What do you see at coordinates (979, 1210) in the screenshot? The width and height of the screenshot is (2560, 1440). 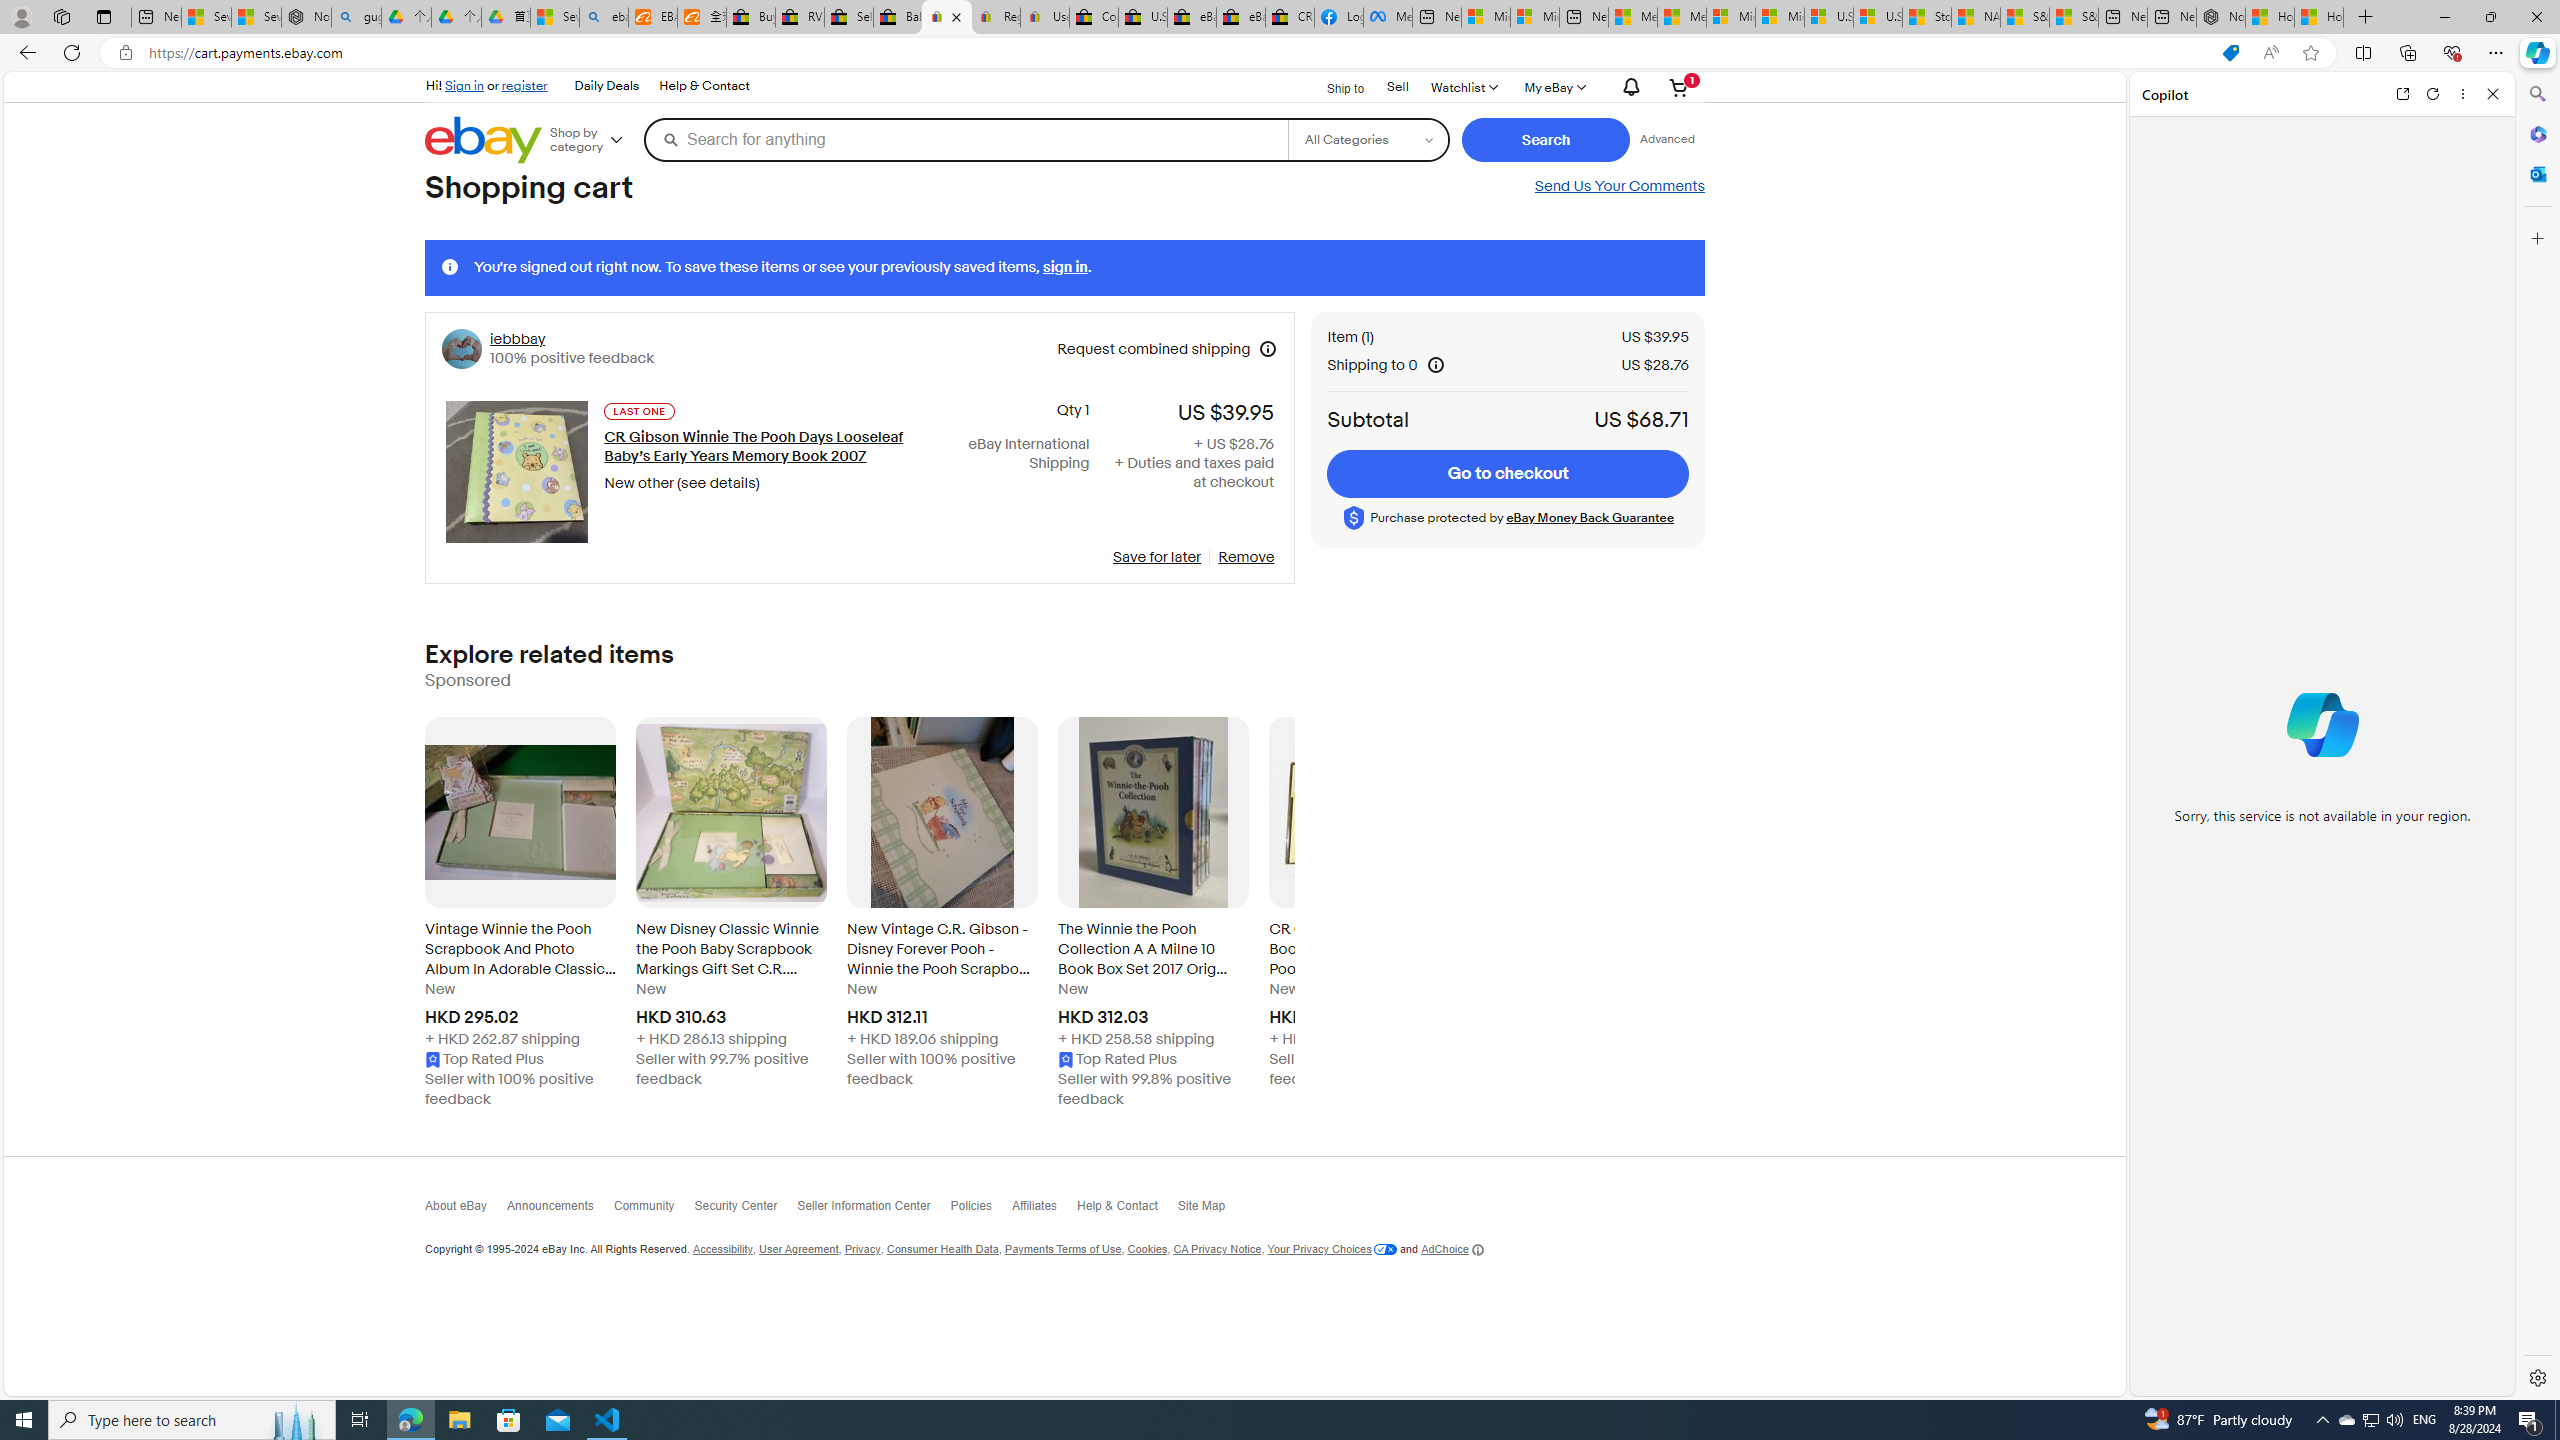 I see `'Policies'` at bounding box center [979, 1210].